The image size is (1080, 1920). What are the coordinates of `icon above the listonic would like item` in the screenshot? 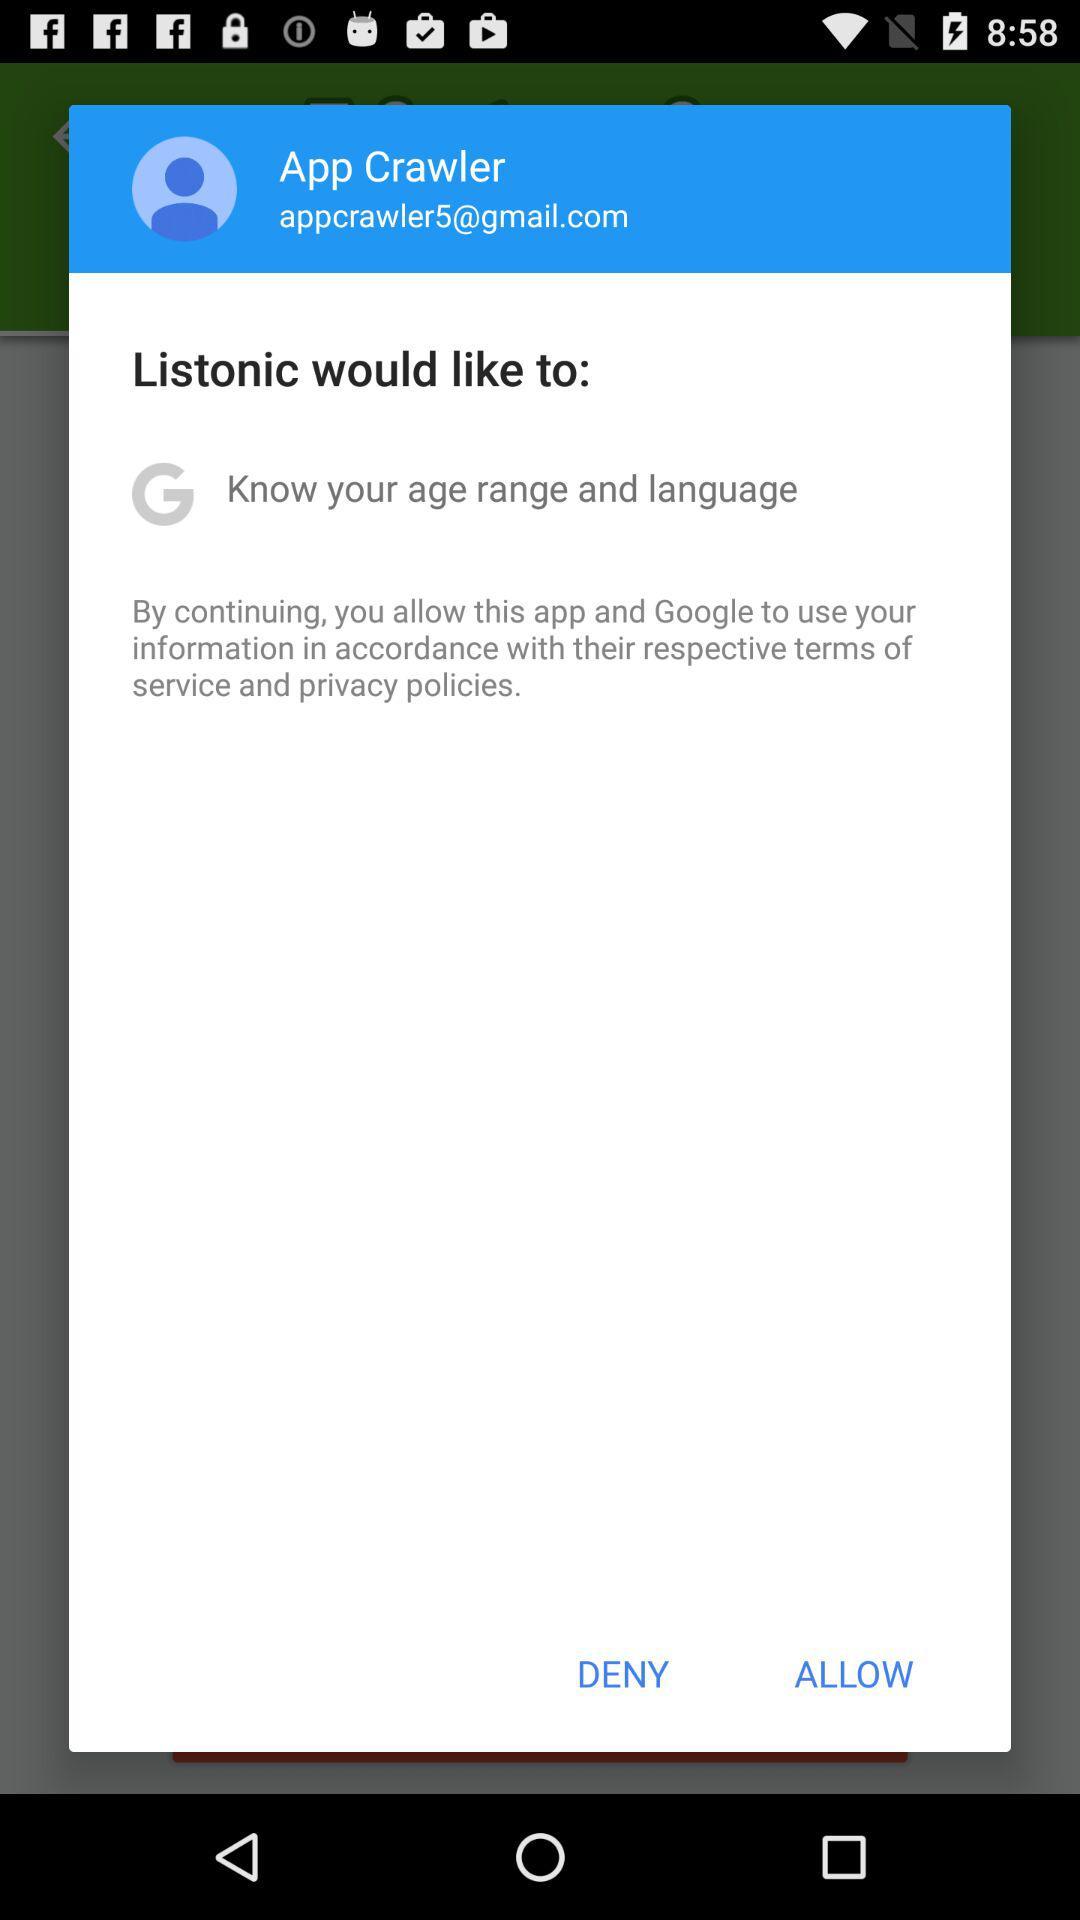 It's located at (184, 188).